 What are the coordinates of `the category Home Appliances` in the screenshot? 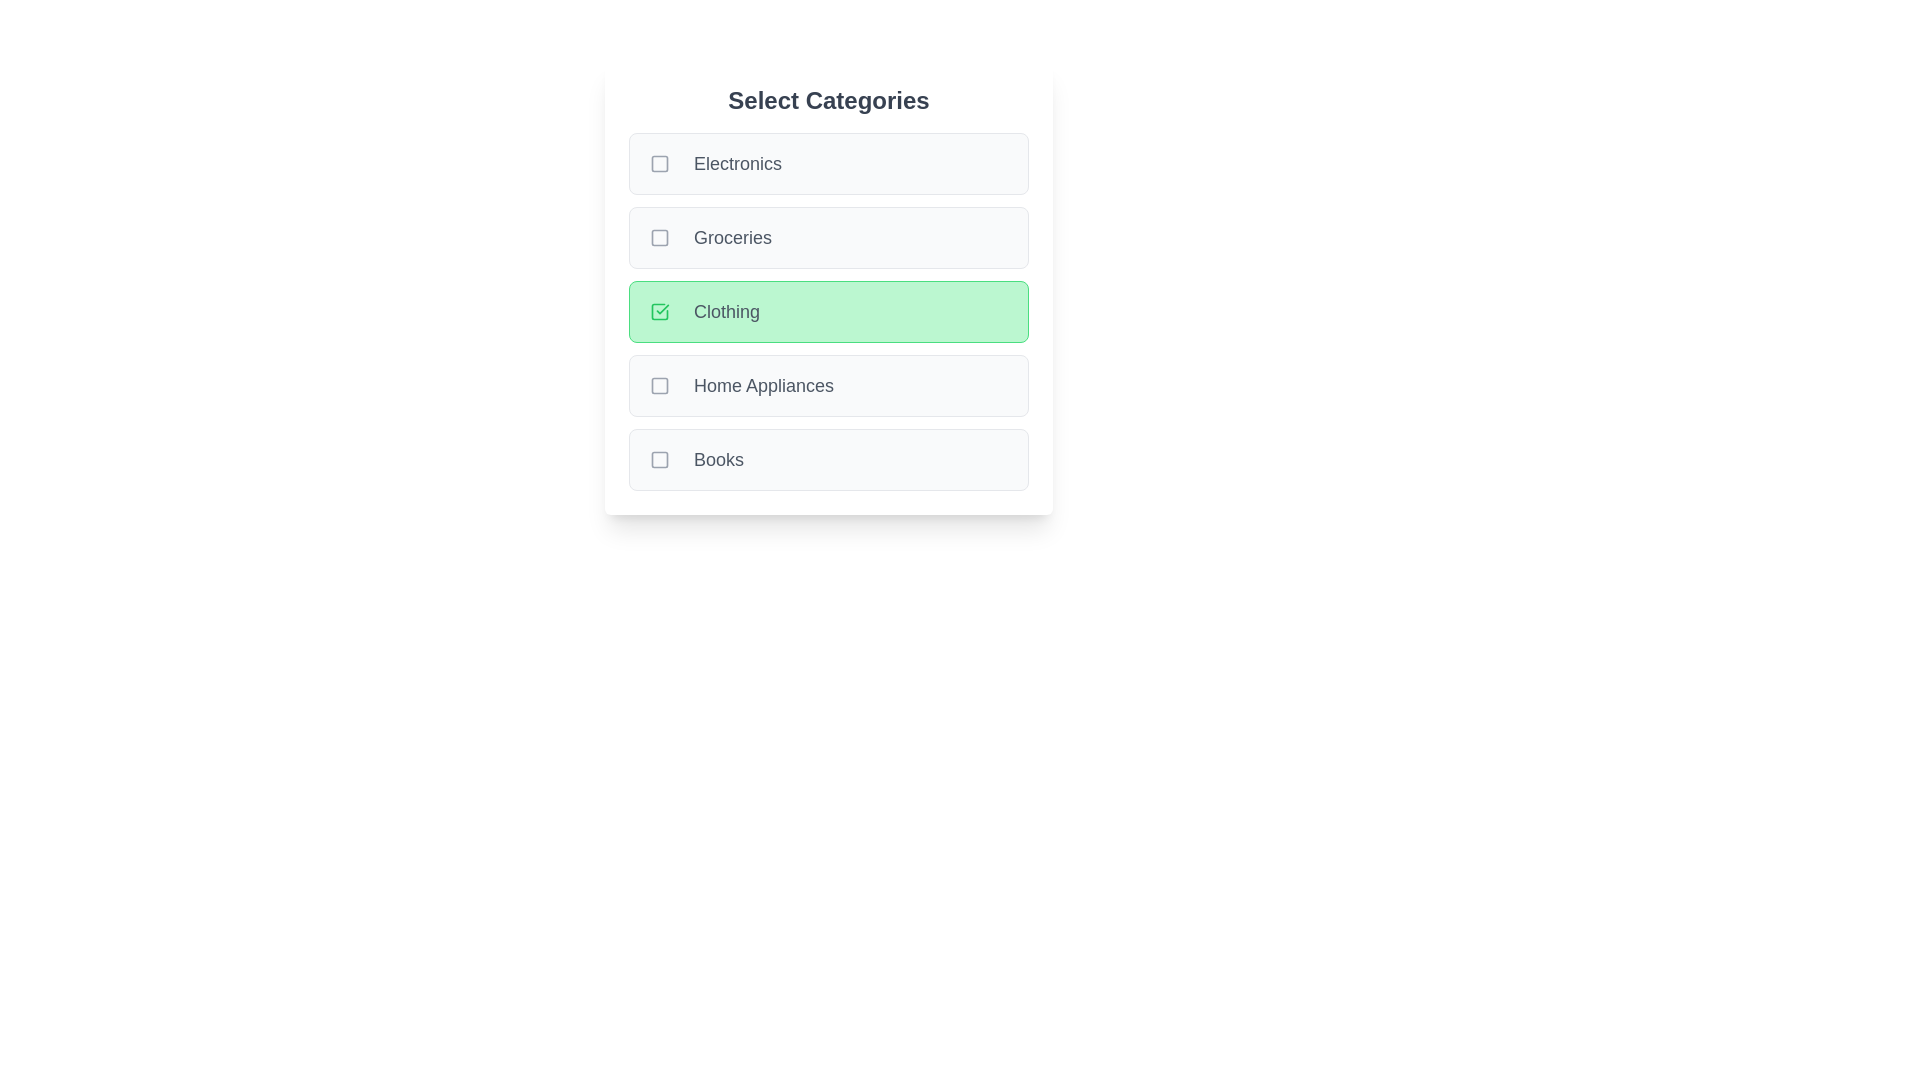 It's located at (829, 385).